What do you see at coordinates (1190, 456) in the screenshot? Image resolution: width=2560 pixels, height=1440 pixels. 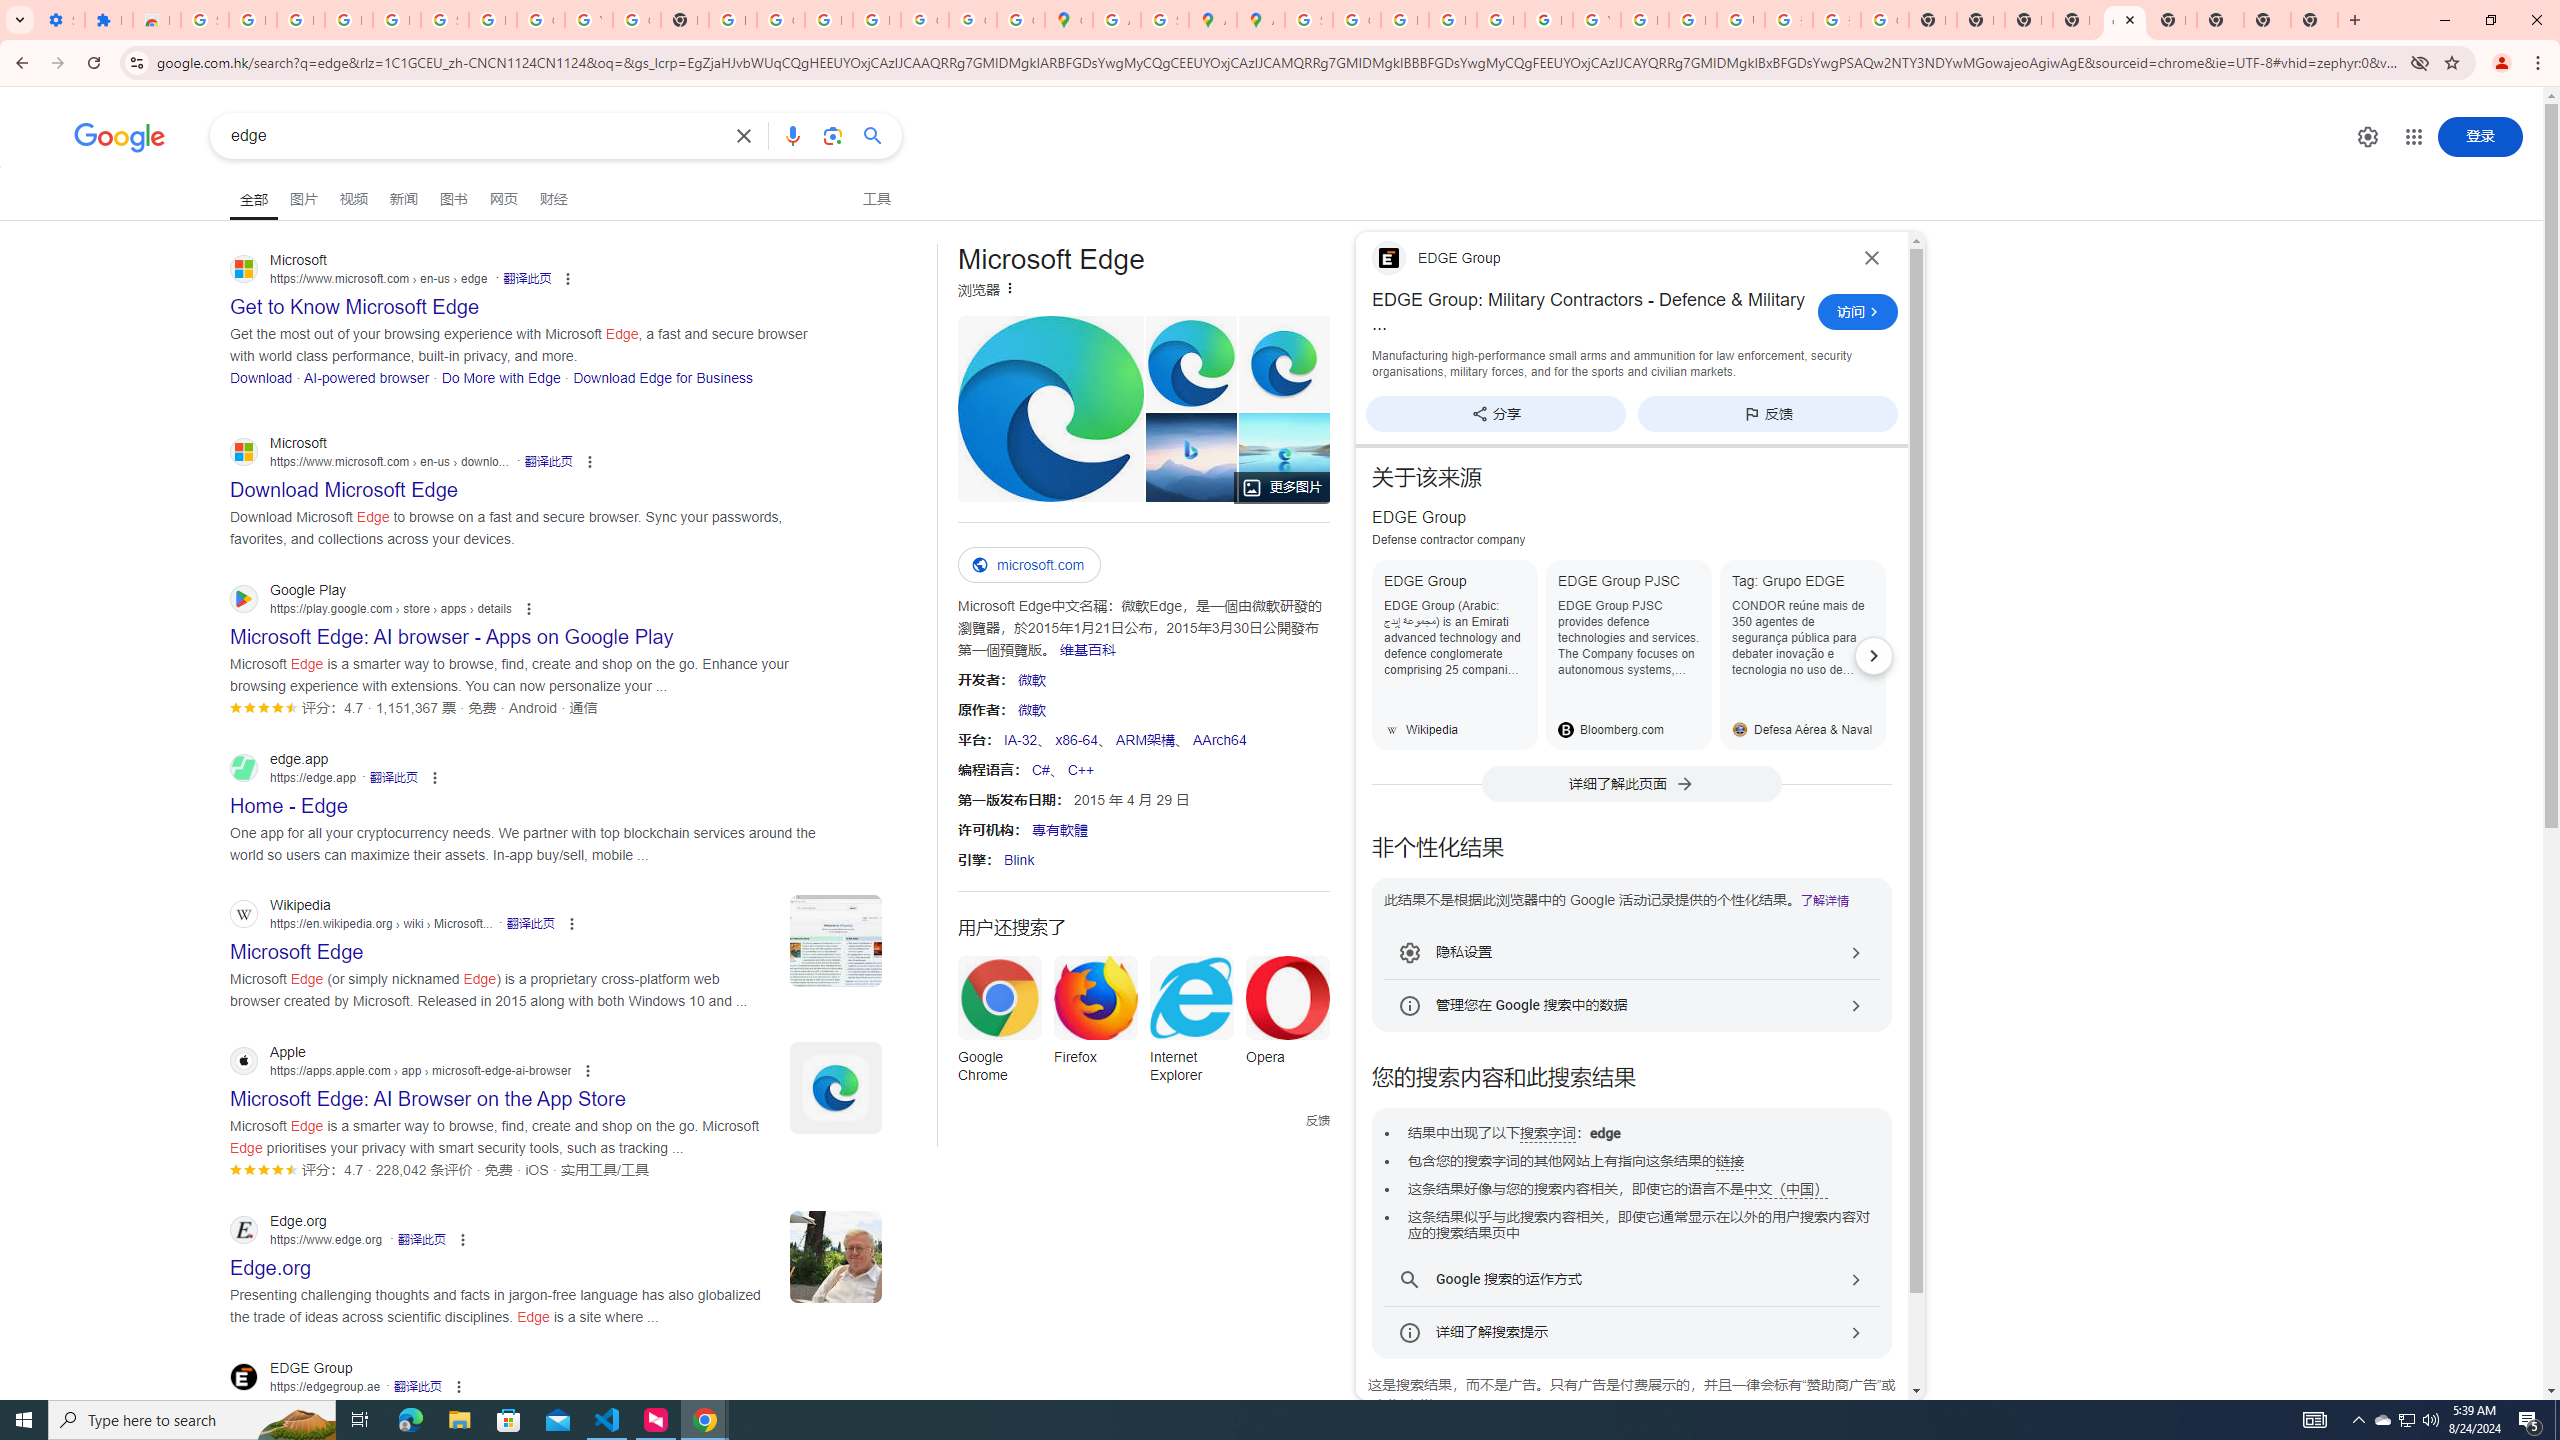 I see `'Microsoft Edge help & learning'` at bounding box center [1190, 456].